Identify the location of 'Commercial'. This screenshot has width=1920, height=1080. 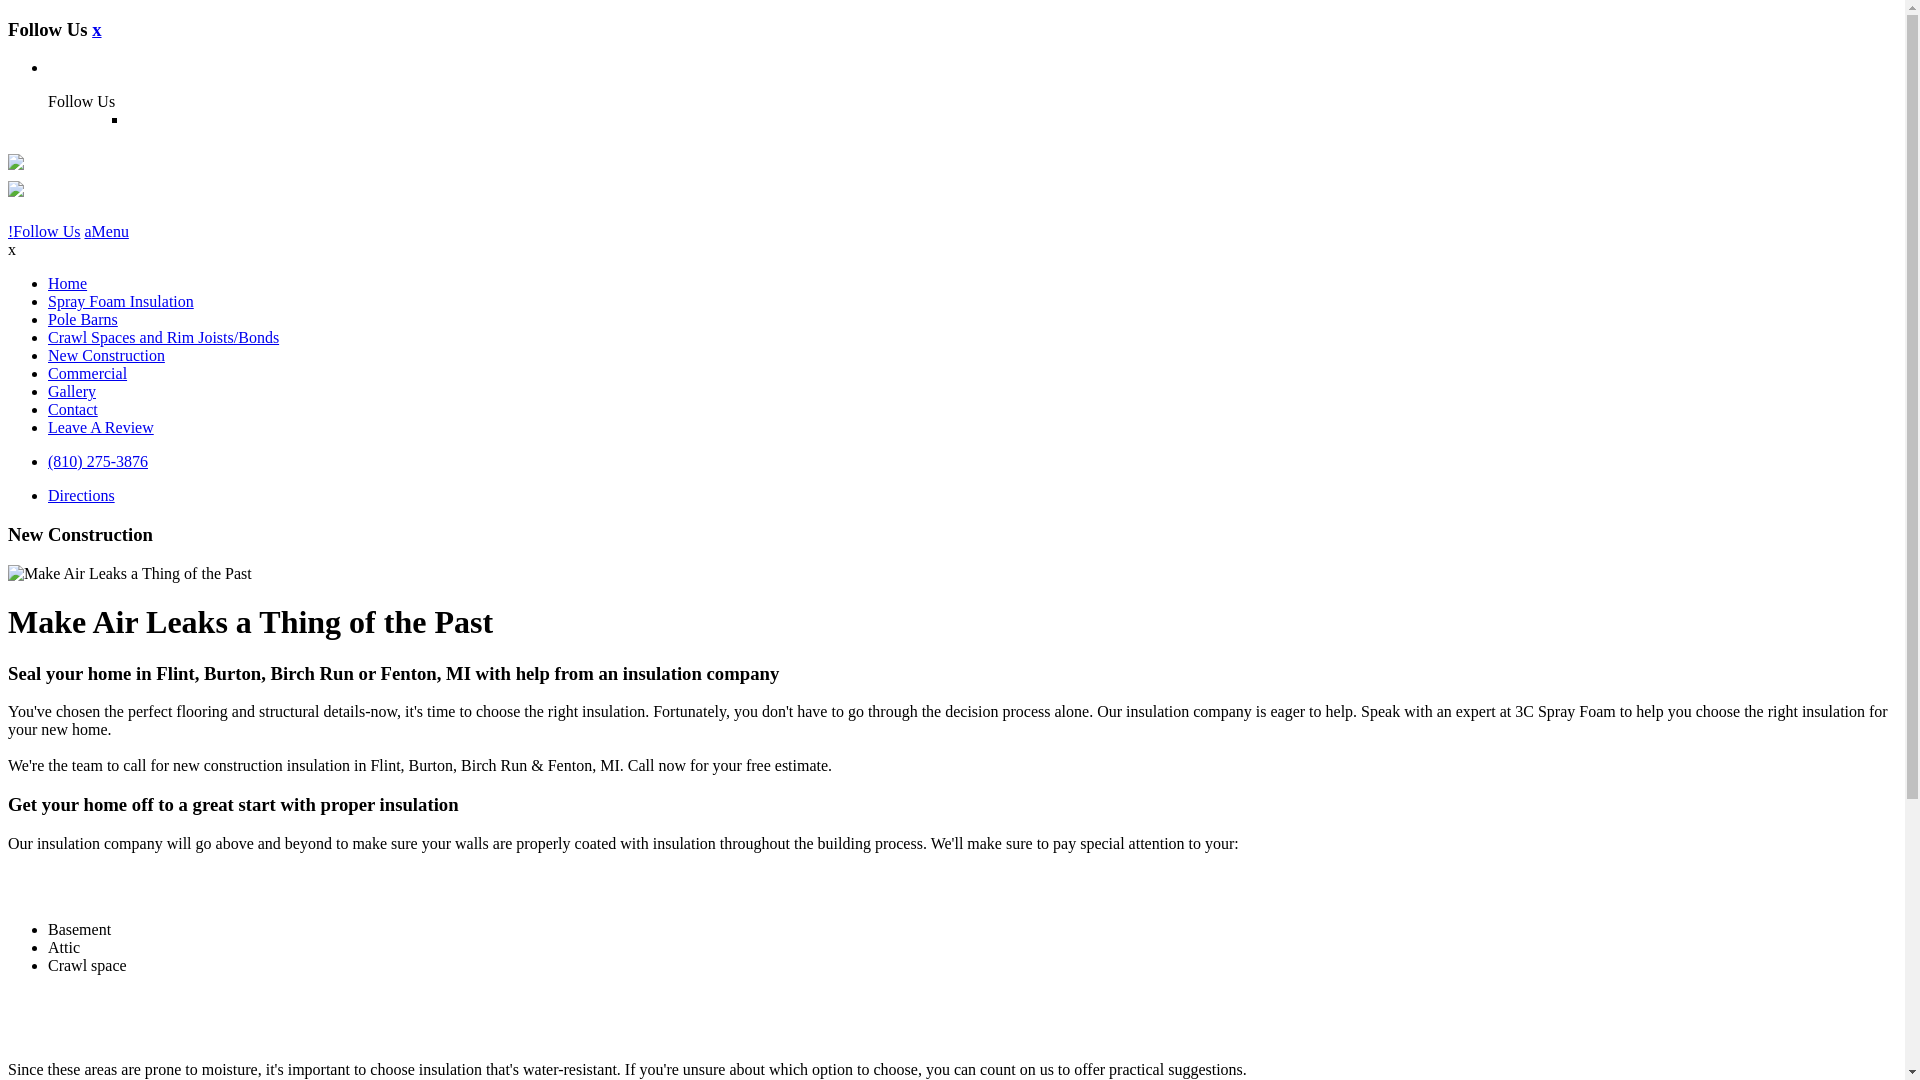
(86, 373).